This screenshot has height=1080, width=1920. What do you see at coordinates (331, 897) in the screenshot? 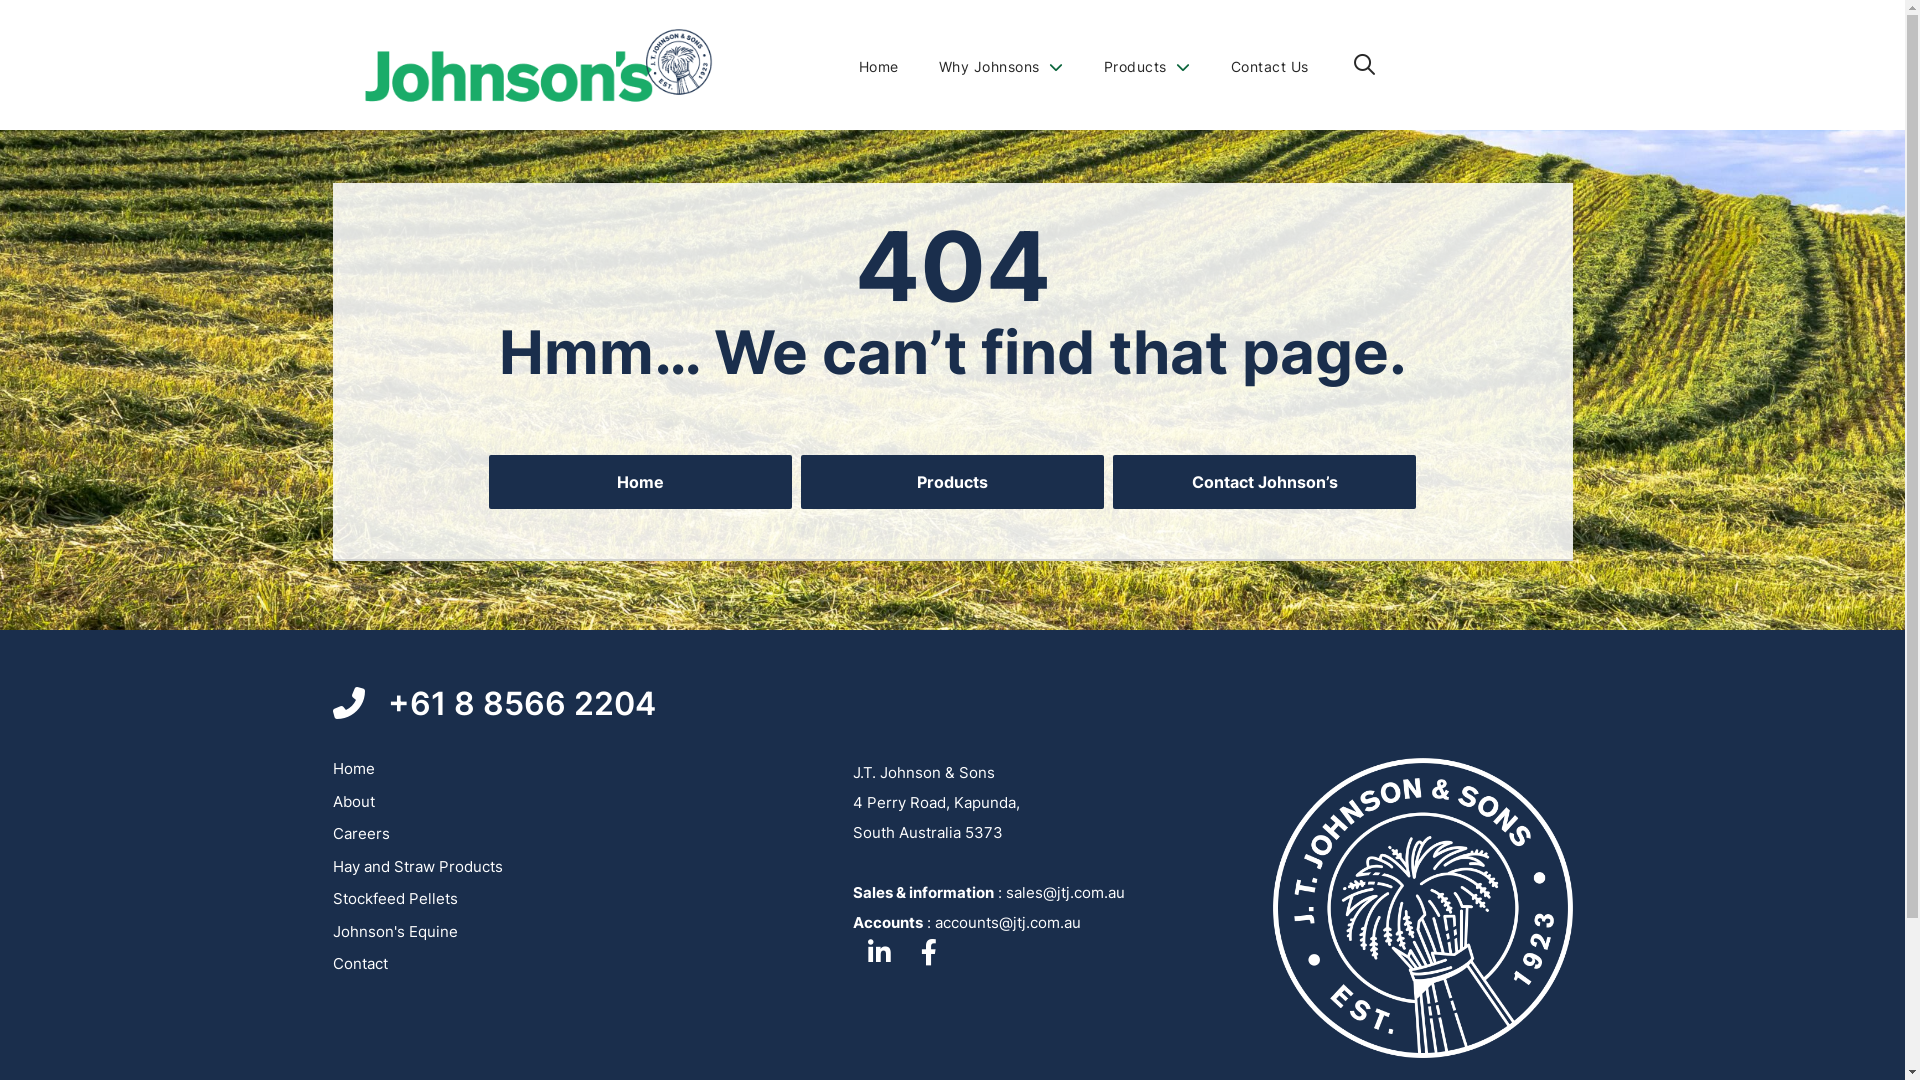
I see `'Stockfeed Pellets'` at bounding box center [331, 897].